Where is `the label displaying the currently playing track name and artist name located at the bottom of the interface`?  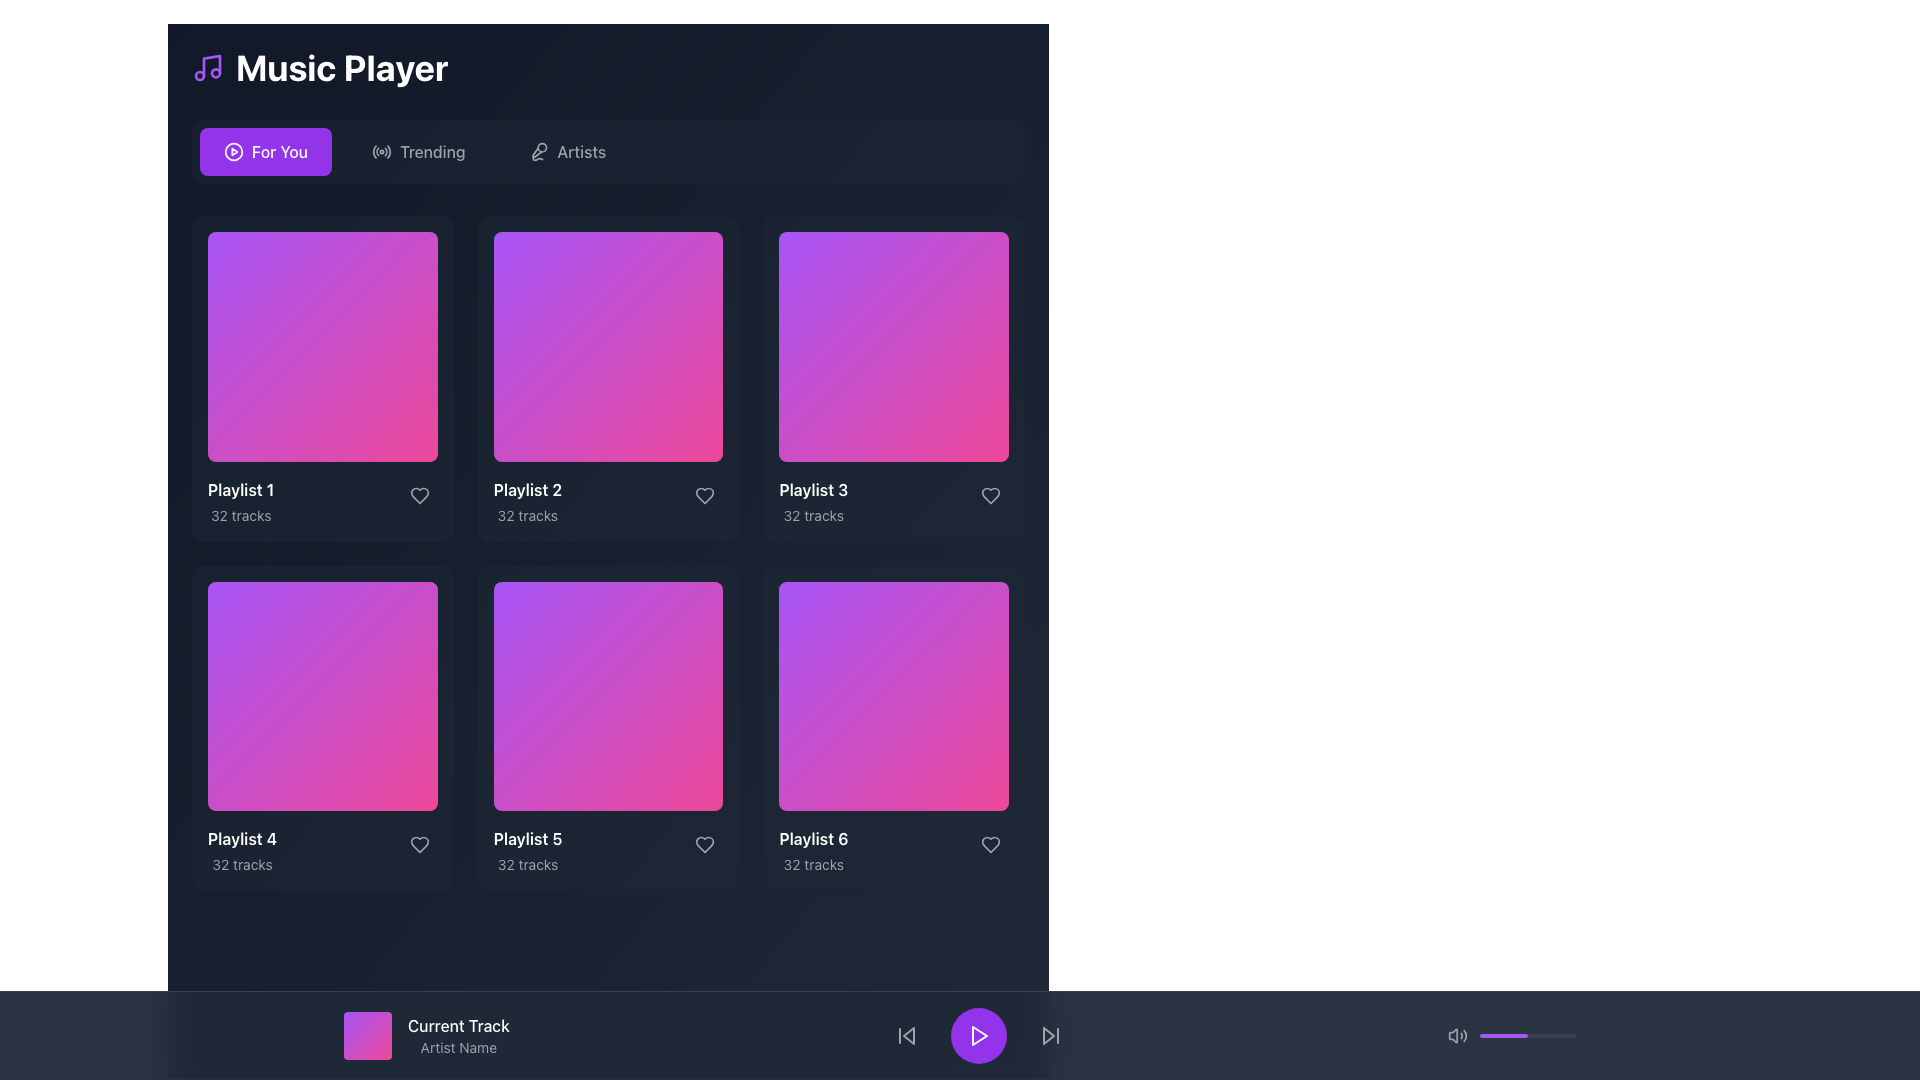 the label displaying the currently playing track name and artist name located at the bottom of the interface is located at coordinates (457, 1035).